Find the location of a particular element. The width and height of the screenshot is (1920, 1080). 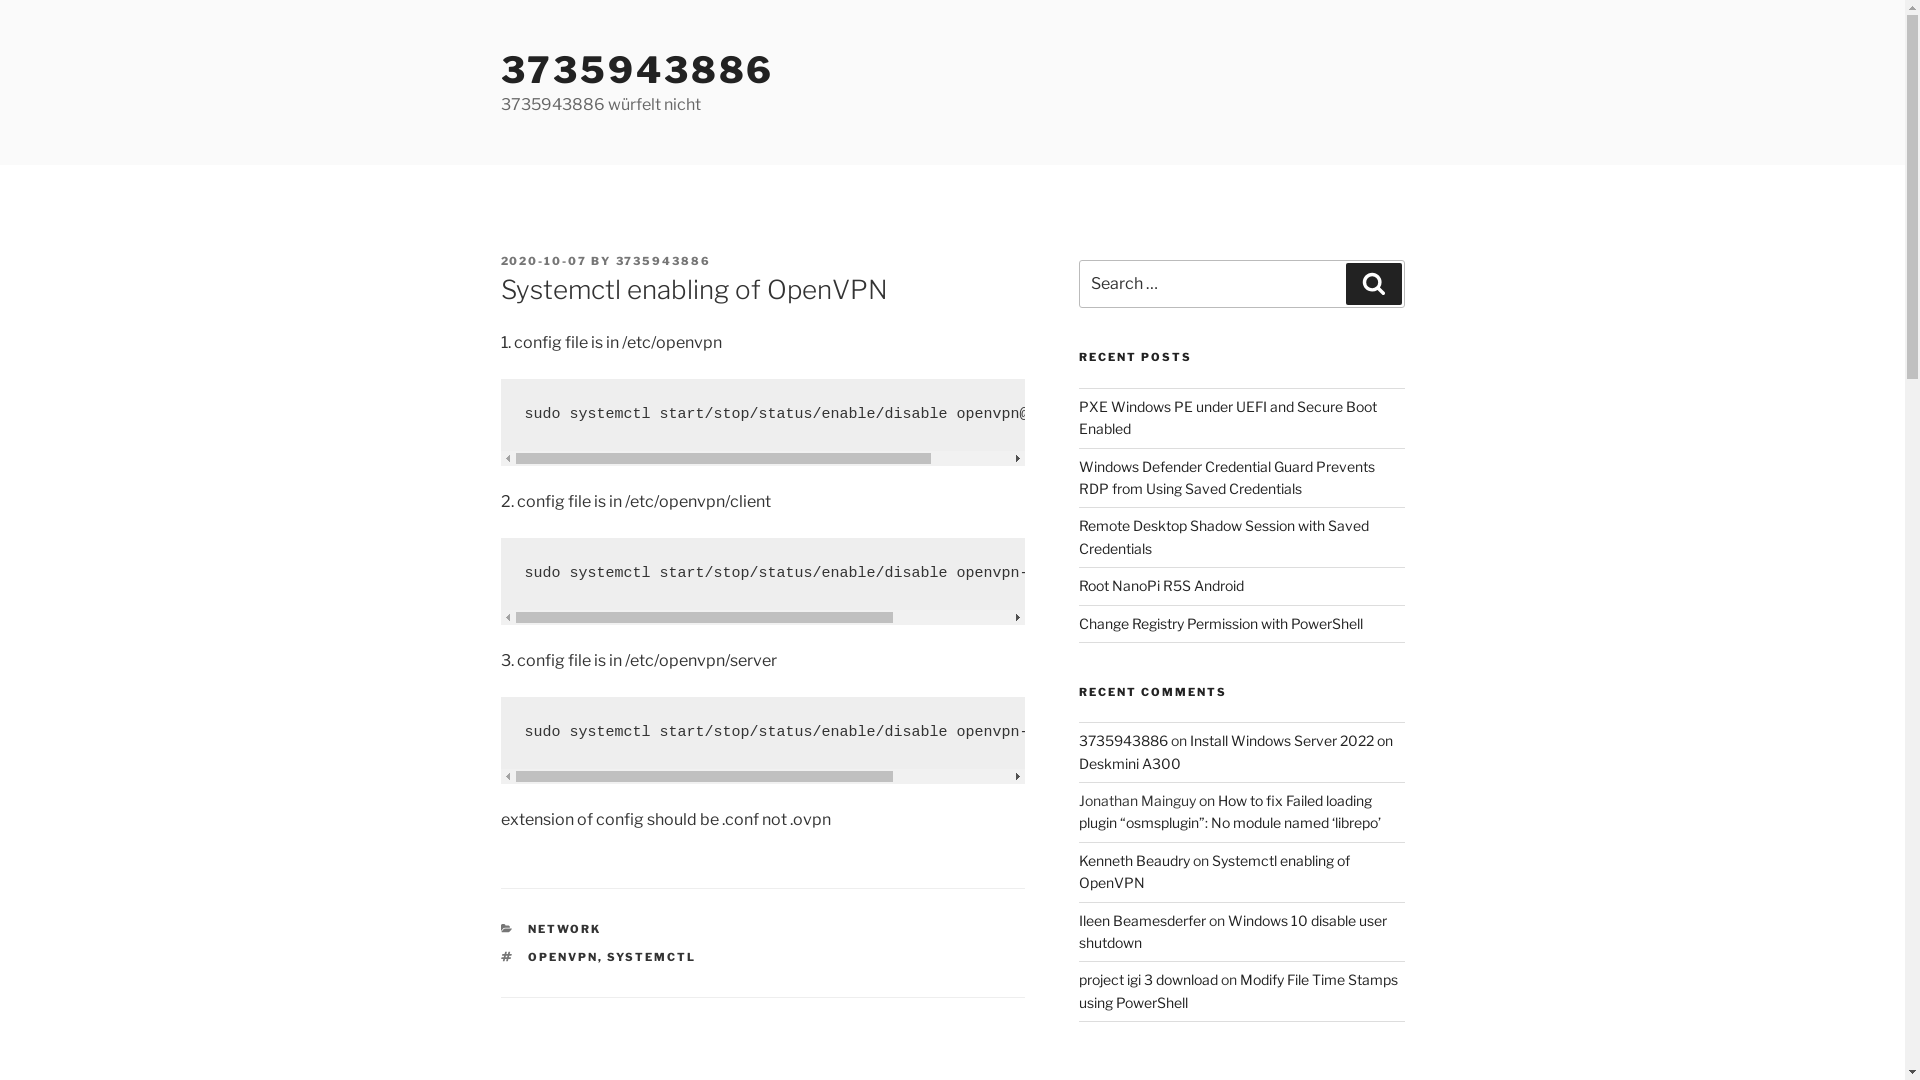

'Systemctl enabling of OpenVPN' is located at coordinates (1078, 870).